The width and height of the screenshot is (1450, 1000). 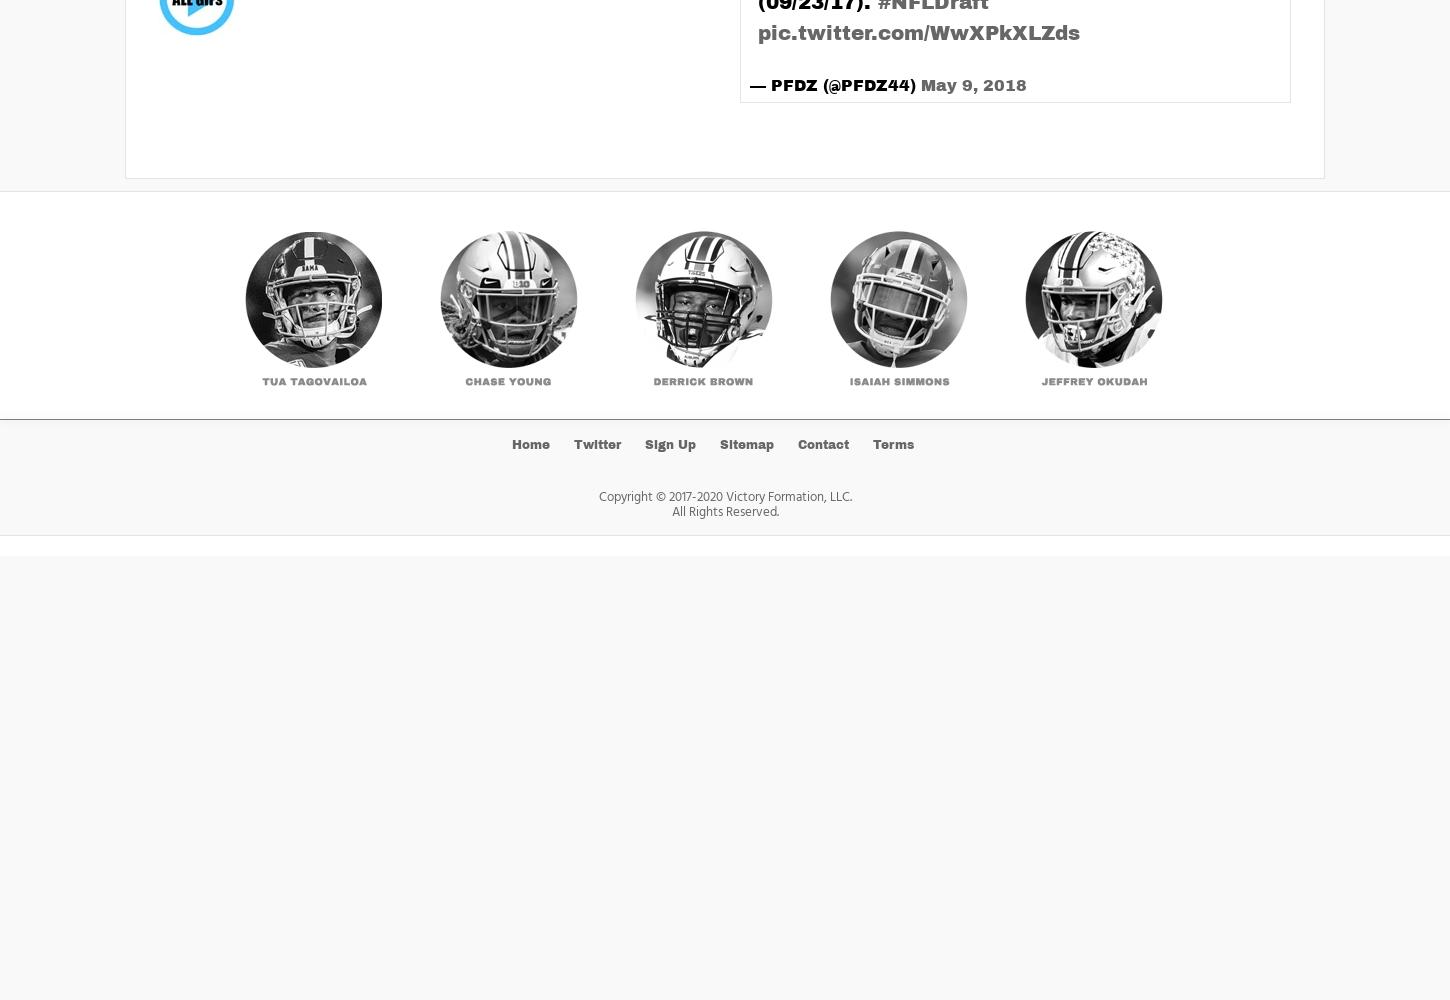 What do you see at coordinates (747, 443) in the screenshot?
I see `'Sitemap'` at bounding box center [747, 443].